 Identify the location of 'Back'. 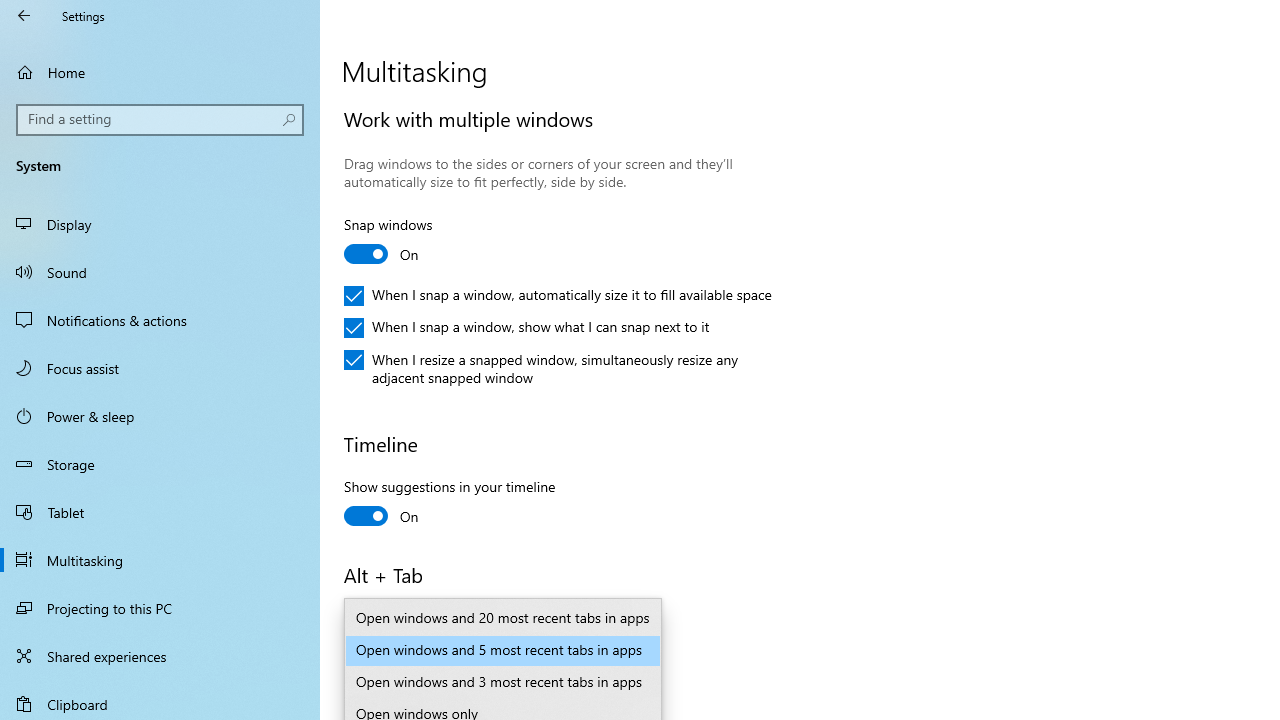
(24, 15).